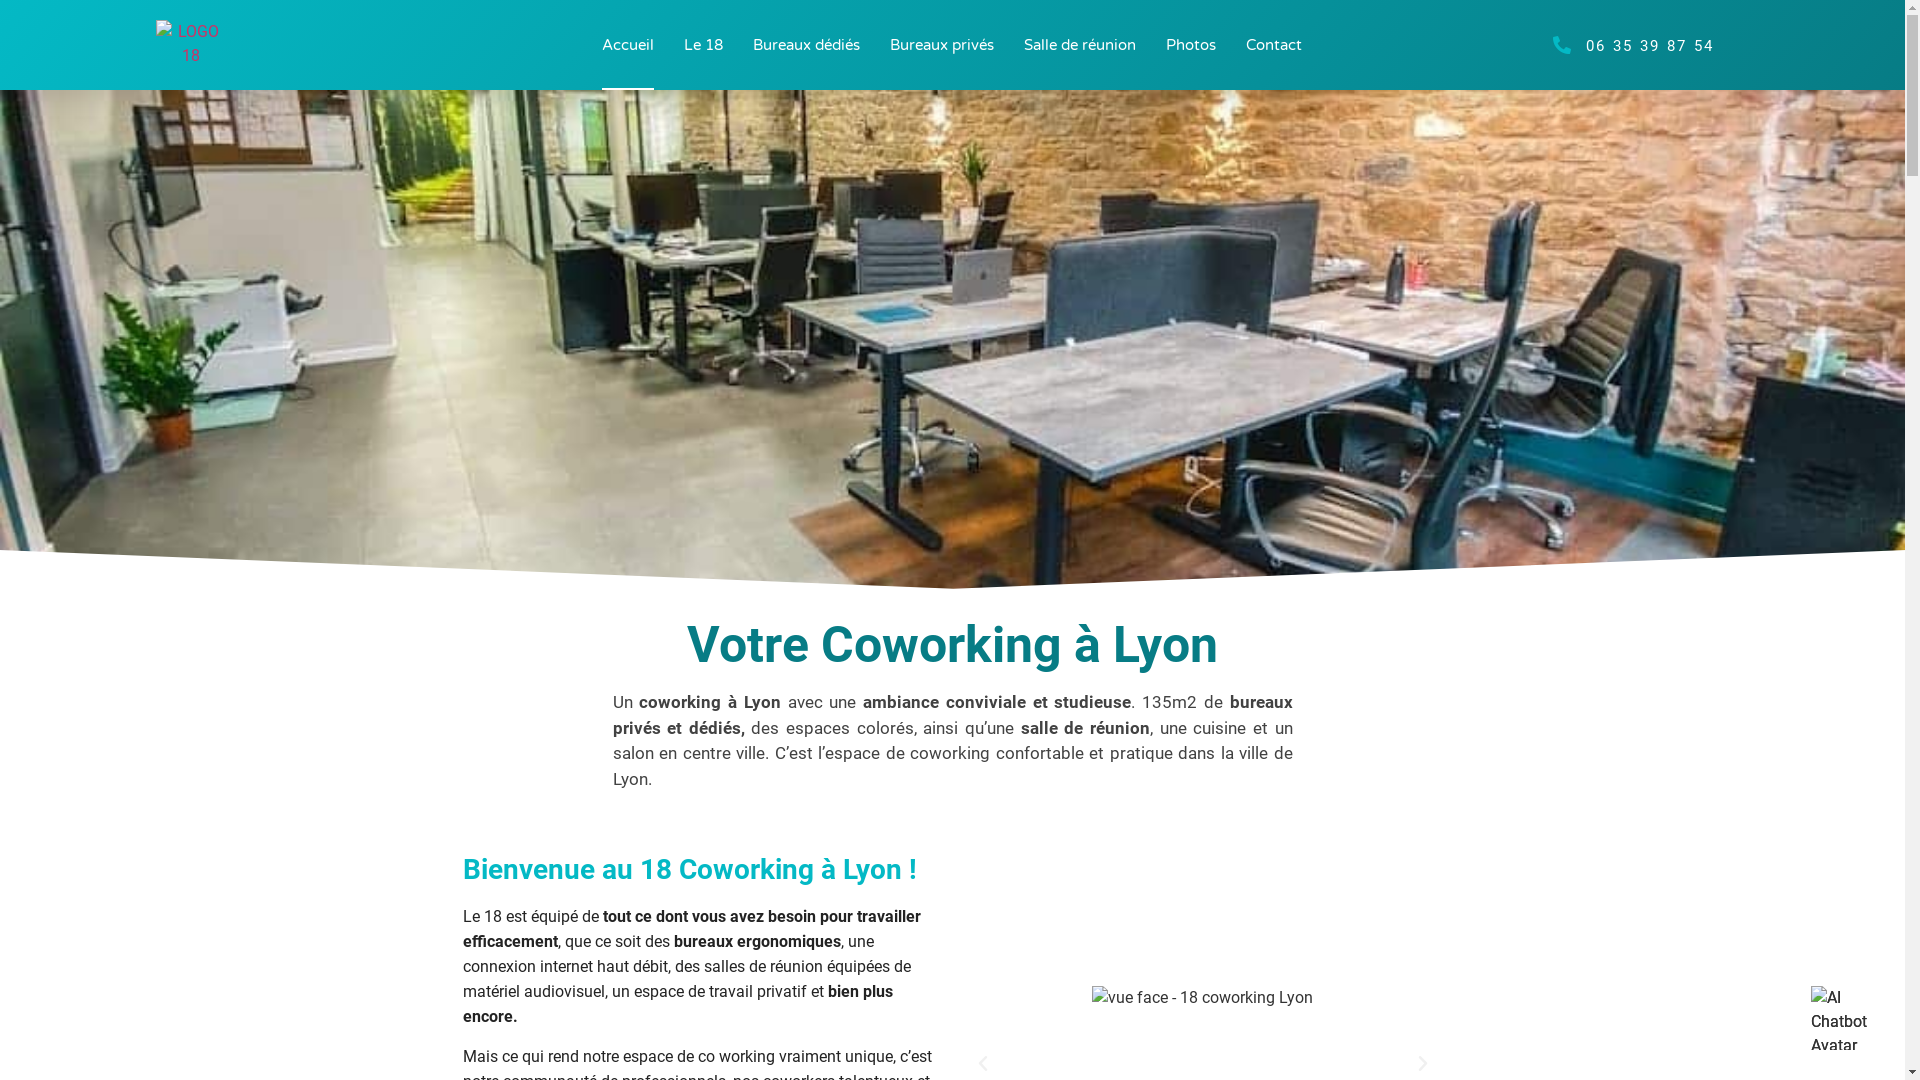  Describe the element at coordinates (1166, 45) in the screenshot. I see `'Photos'` at that location.